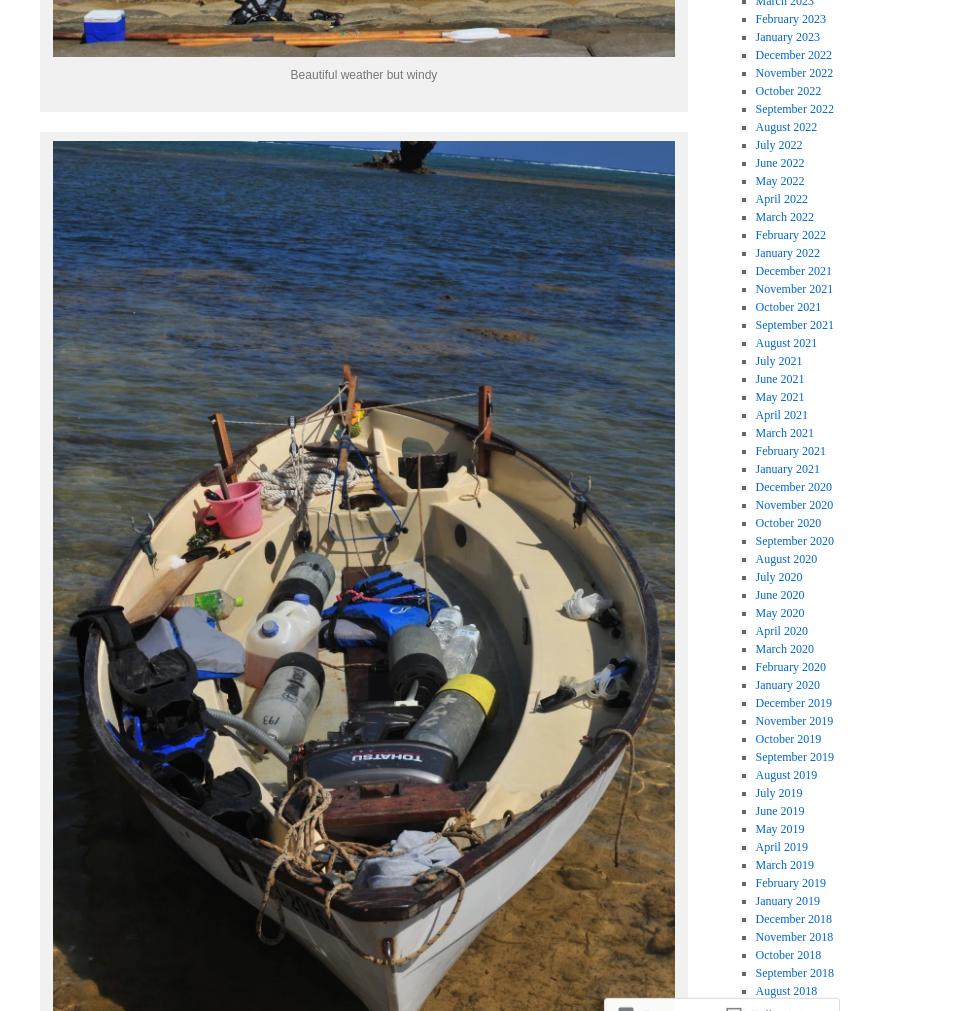  Describe the element at coordinates (793, 288) in the screenshot. I see `'November 2021'` at that location.